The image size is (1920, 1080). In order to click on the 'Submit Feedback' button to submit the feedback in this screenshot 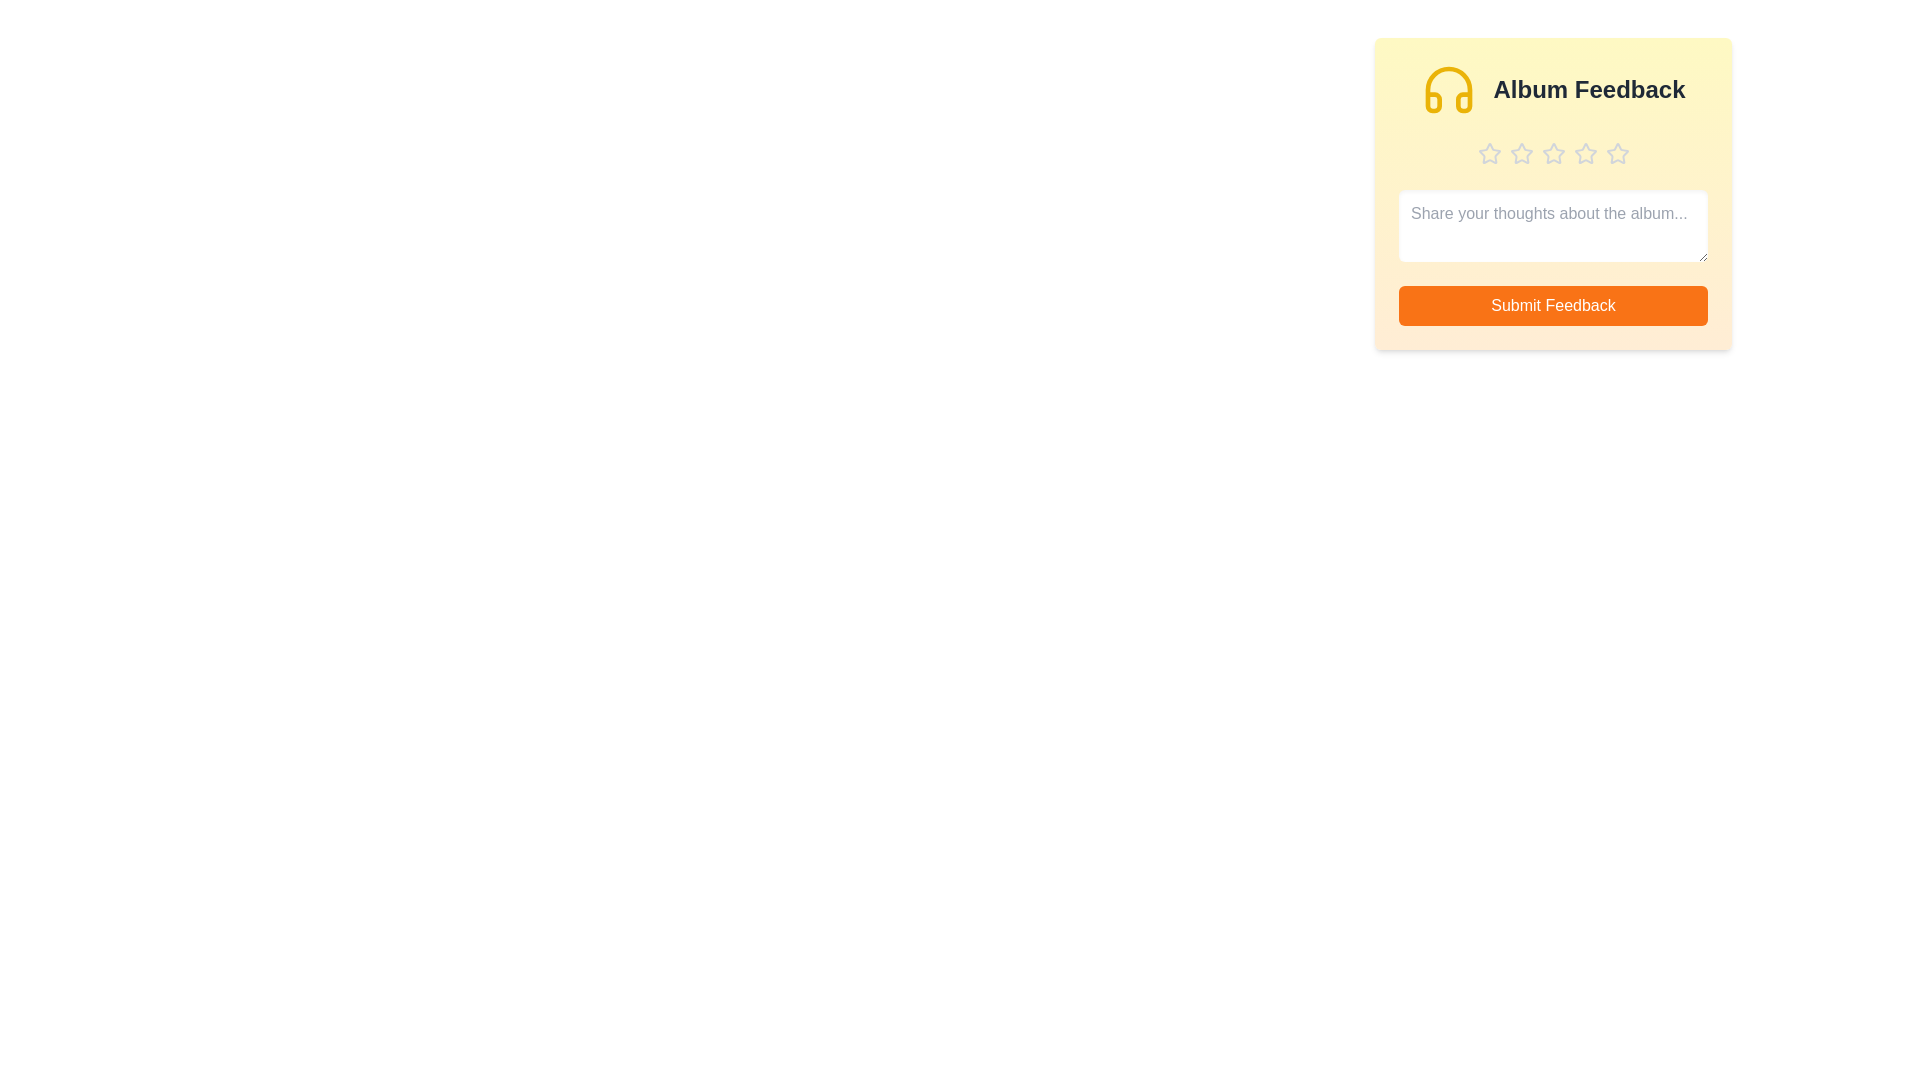, I will do `click(1552, 305)`.